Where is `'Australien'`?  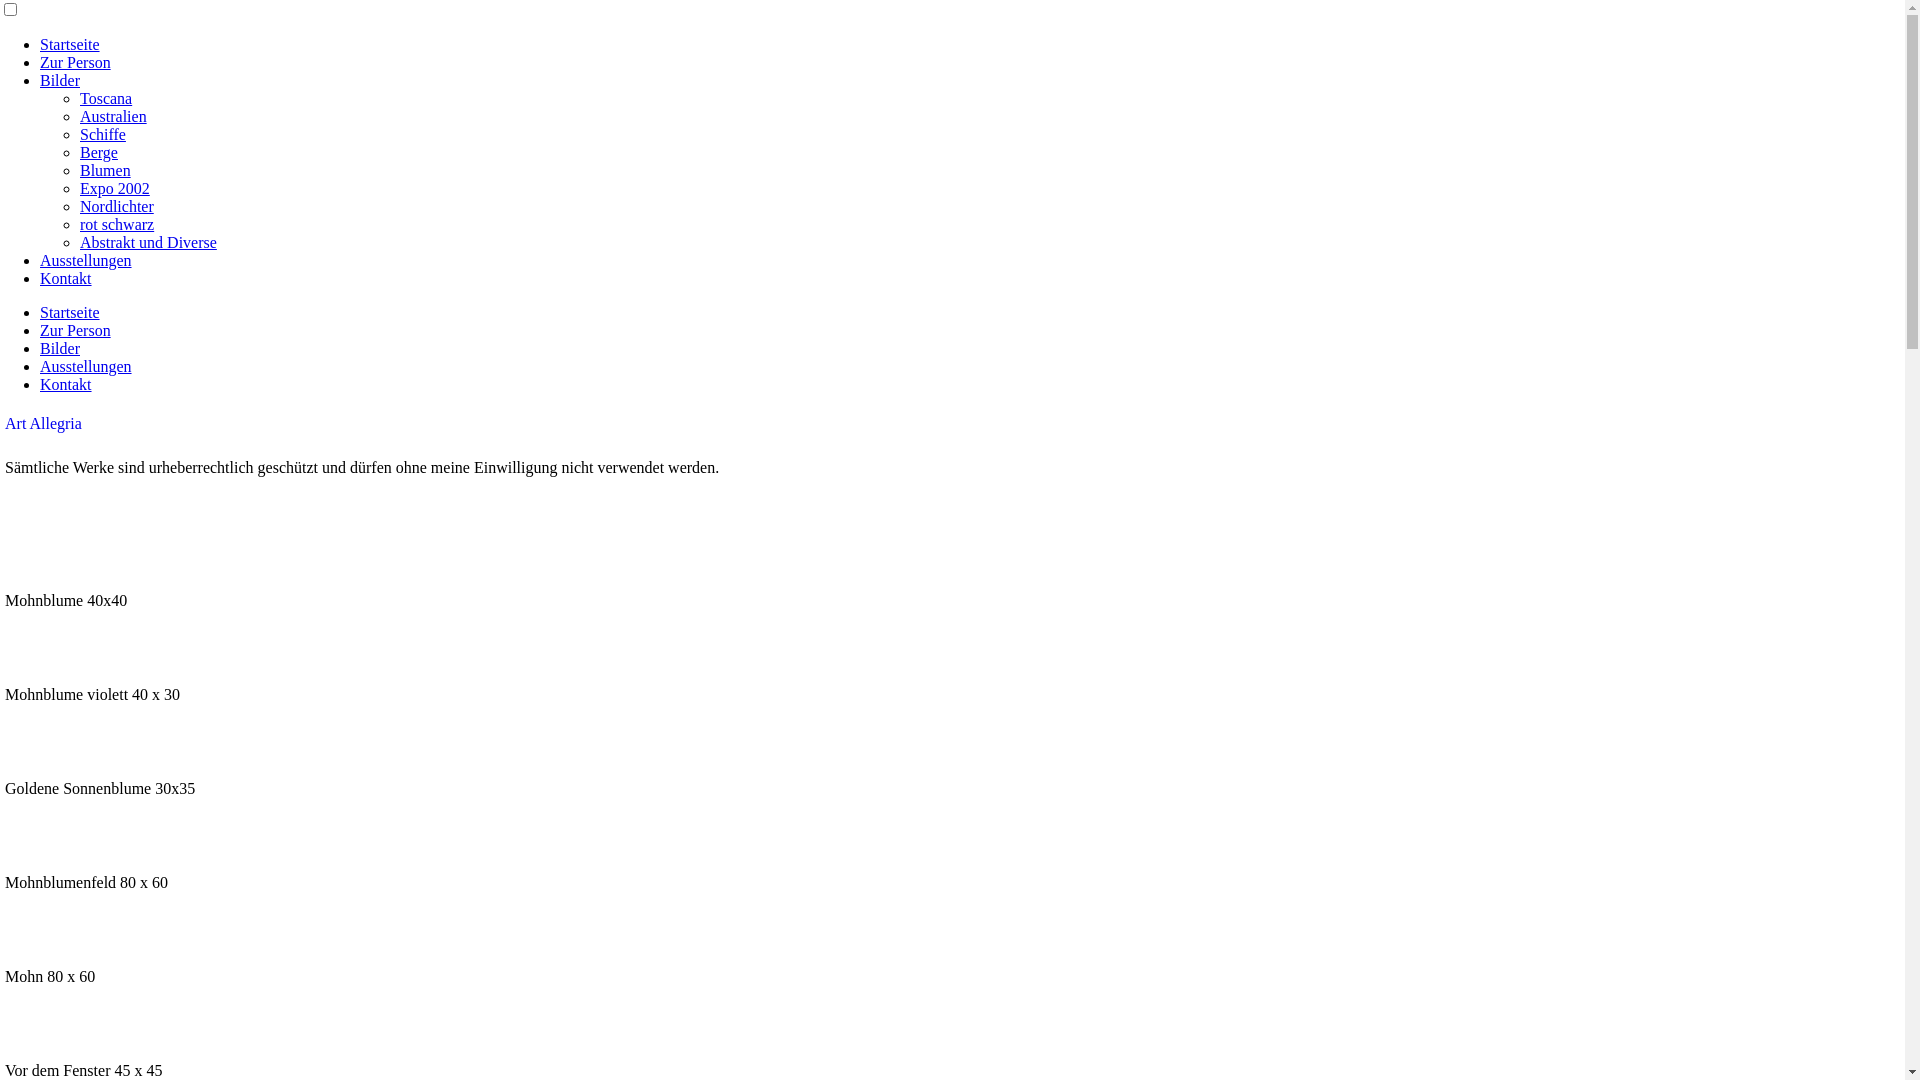
'Australien' is located at coordinates (112, 116).